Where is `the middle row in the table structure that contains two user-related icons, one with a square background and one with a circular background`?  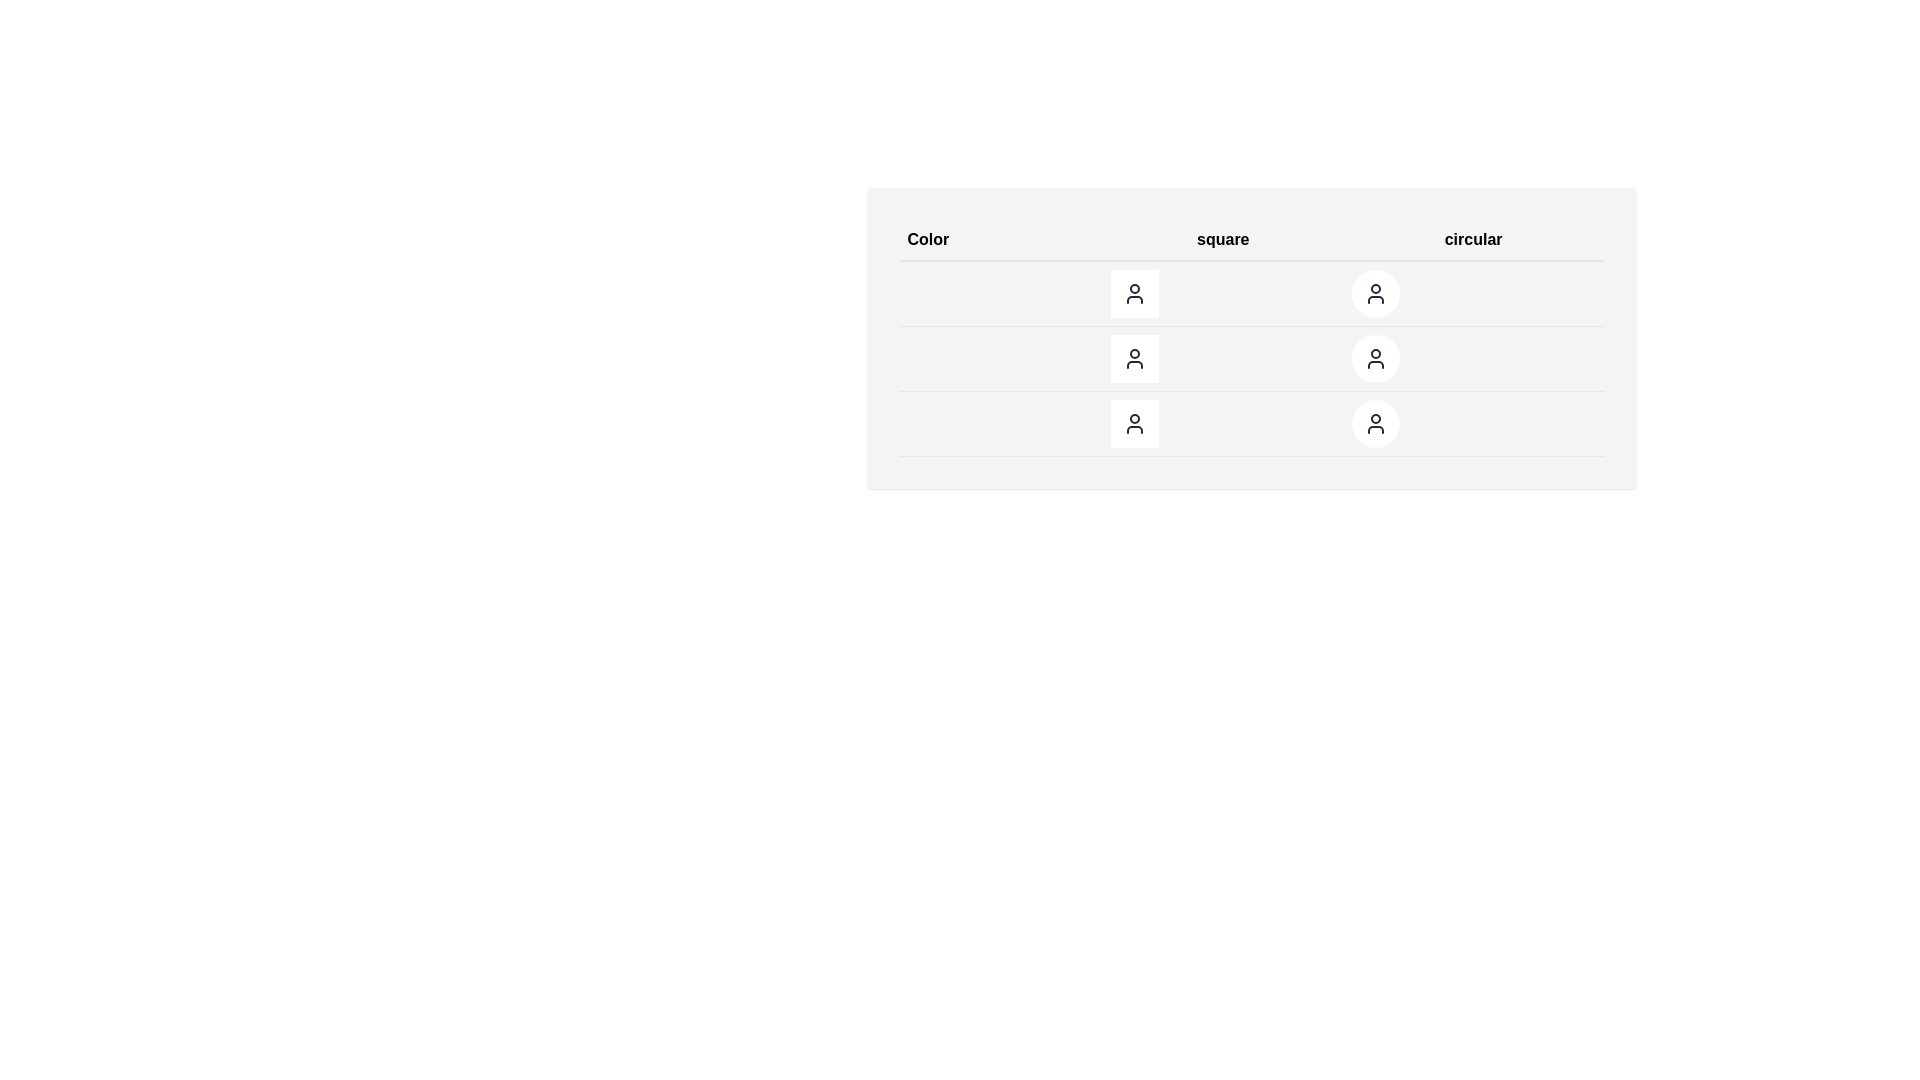
the middle row in the table structure that contains two user-related icons, one with a square background and one with a circular background is located at coordinates (1250, 357).